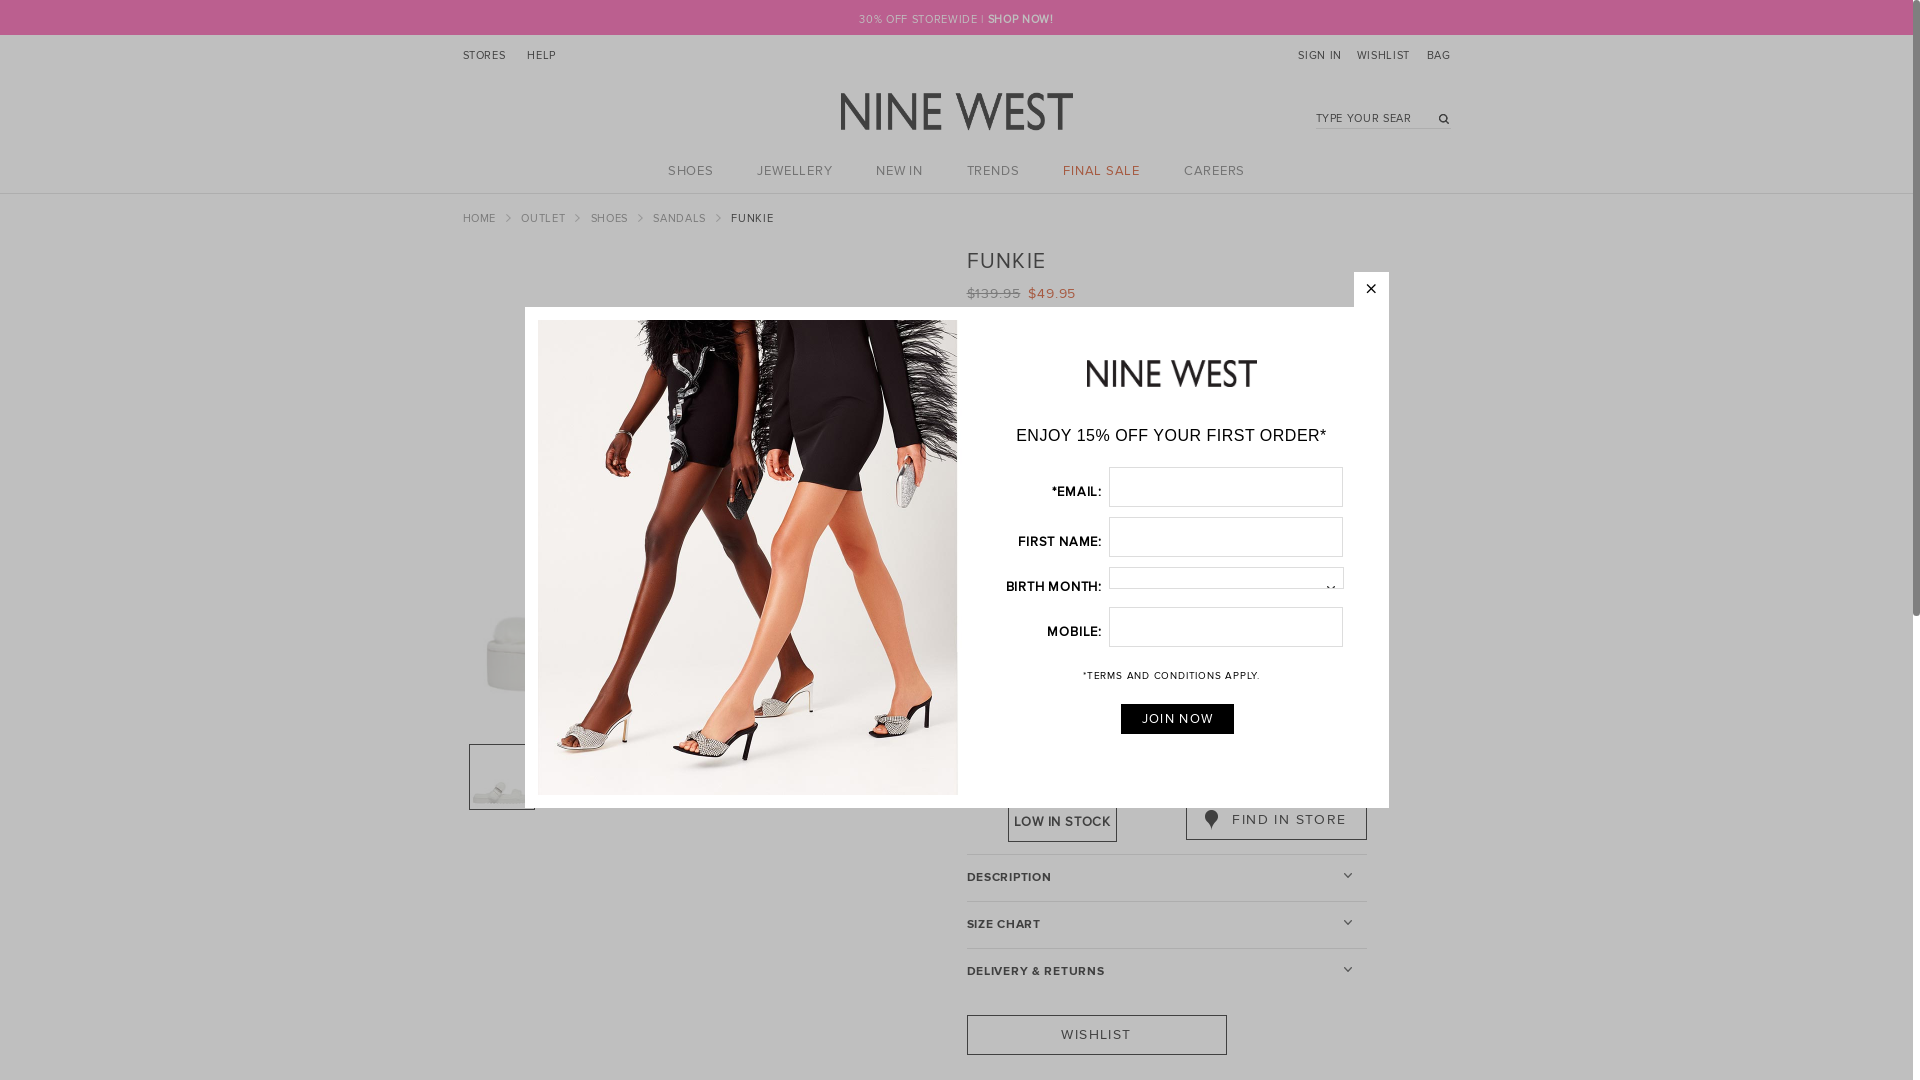 This screenshot has height=1080, width=1920. What do you see at coordinates (1111, 489) in the screenshot?
I see `'6'` at bounding box center [1111, 489].